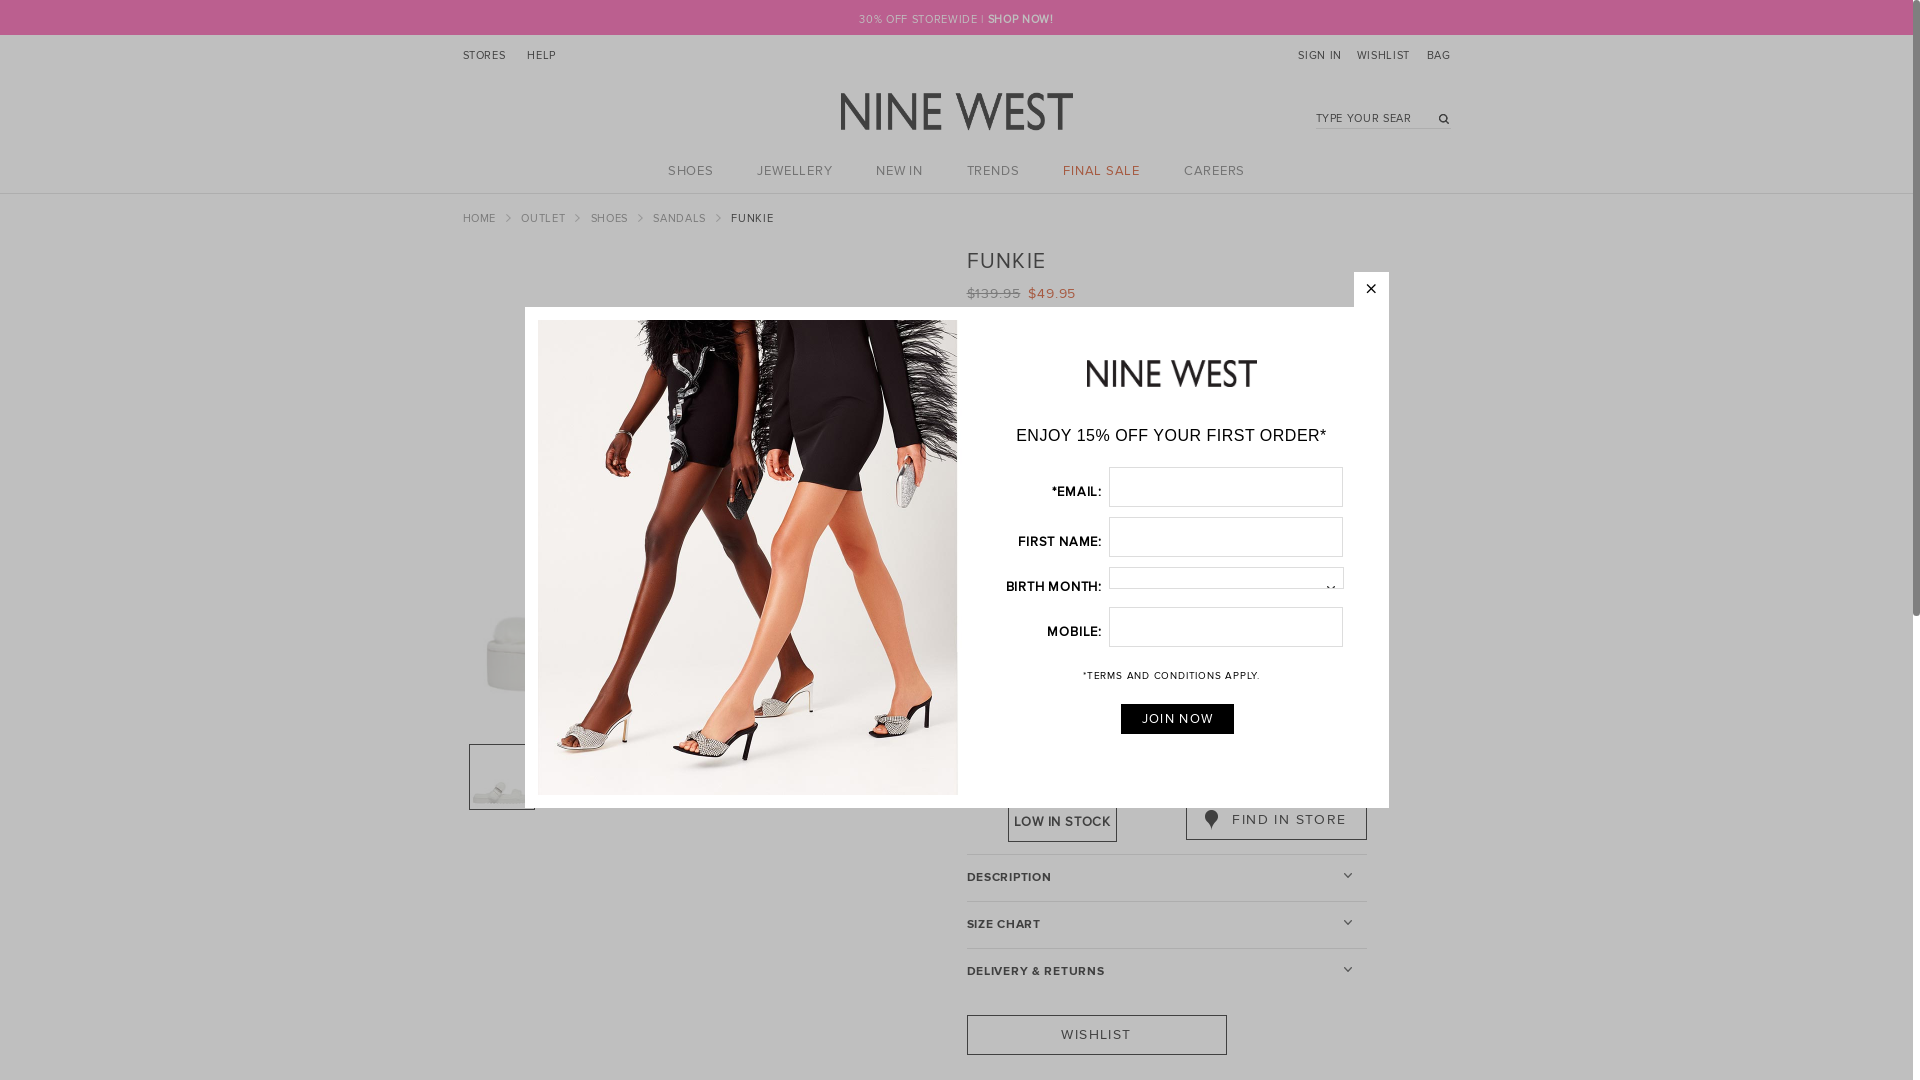 This screenshot has height=1080, width=1920. What do you see at coordinates (1111, 489) in the screenshot?
I see `'6'` at bounding box center [1111, 489].